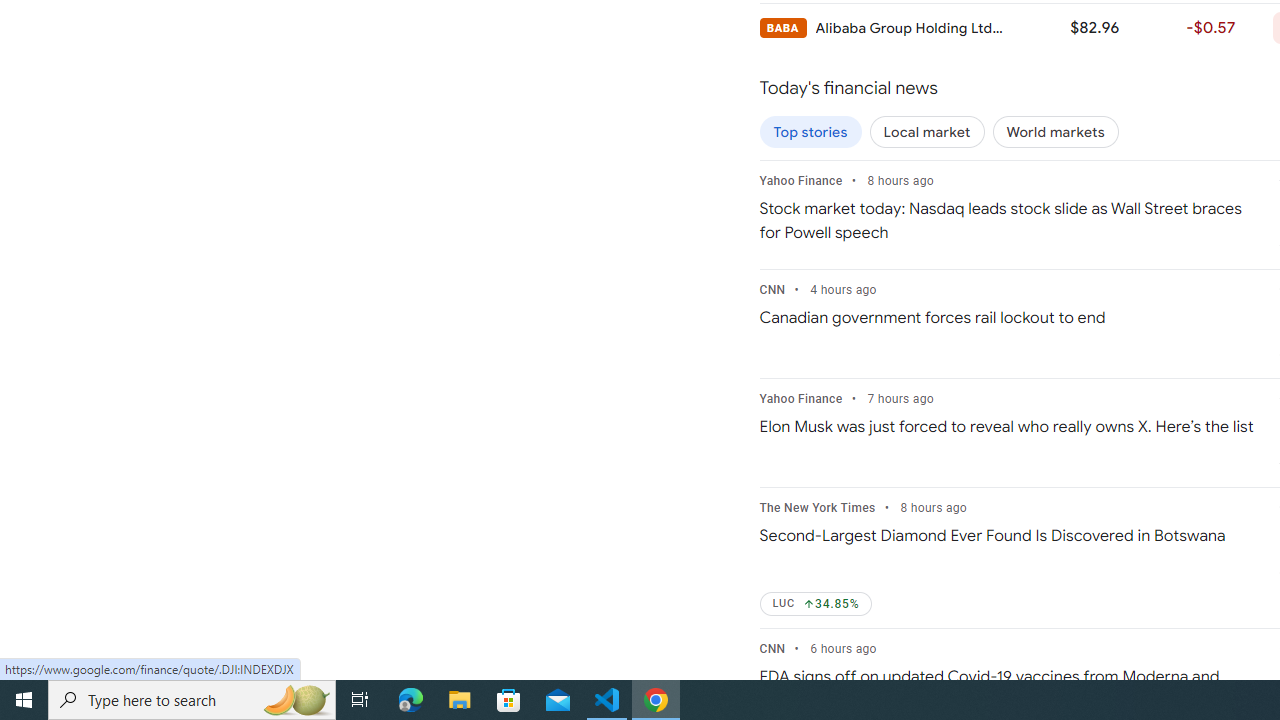 The height and width of the screenshot is (720, 1280). Describe the element at coordinates (810, 132) in the screenshot. I see `'Top stories'` at that location.